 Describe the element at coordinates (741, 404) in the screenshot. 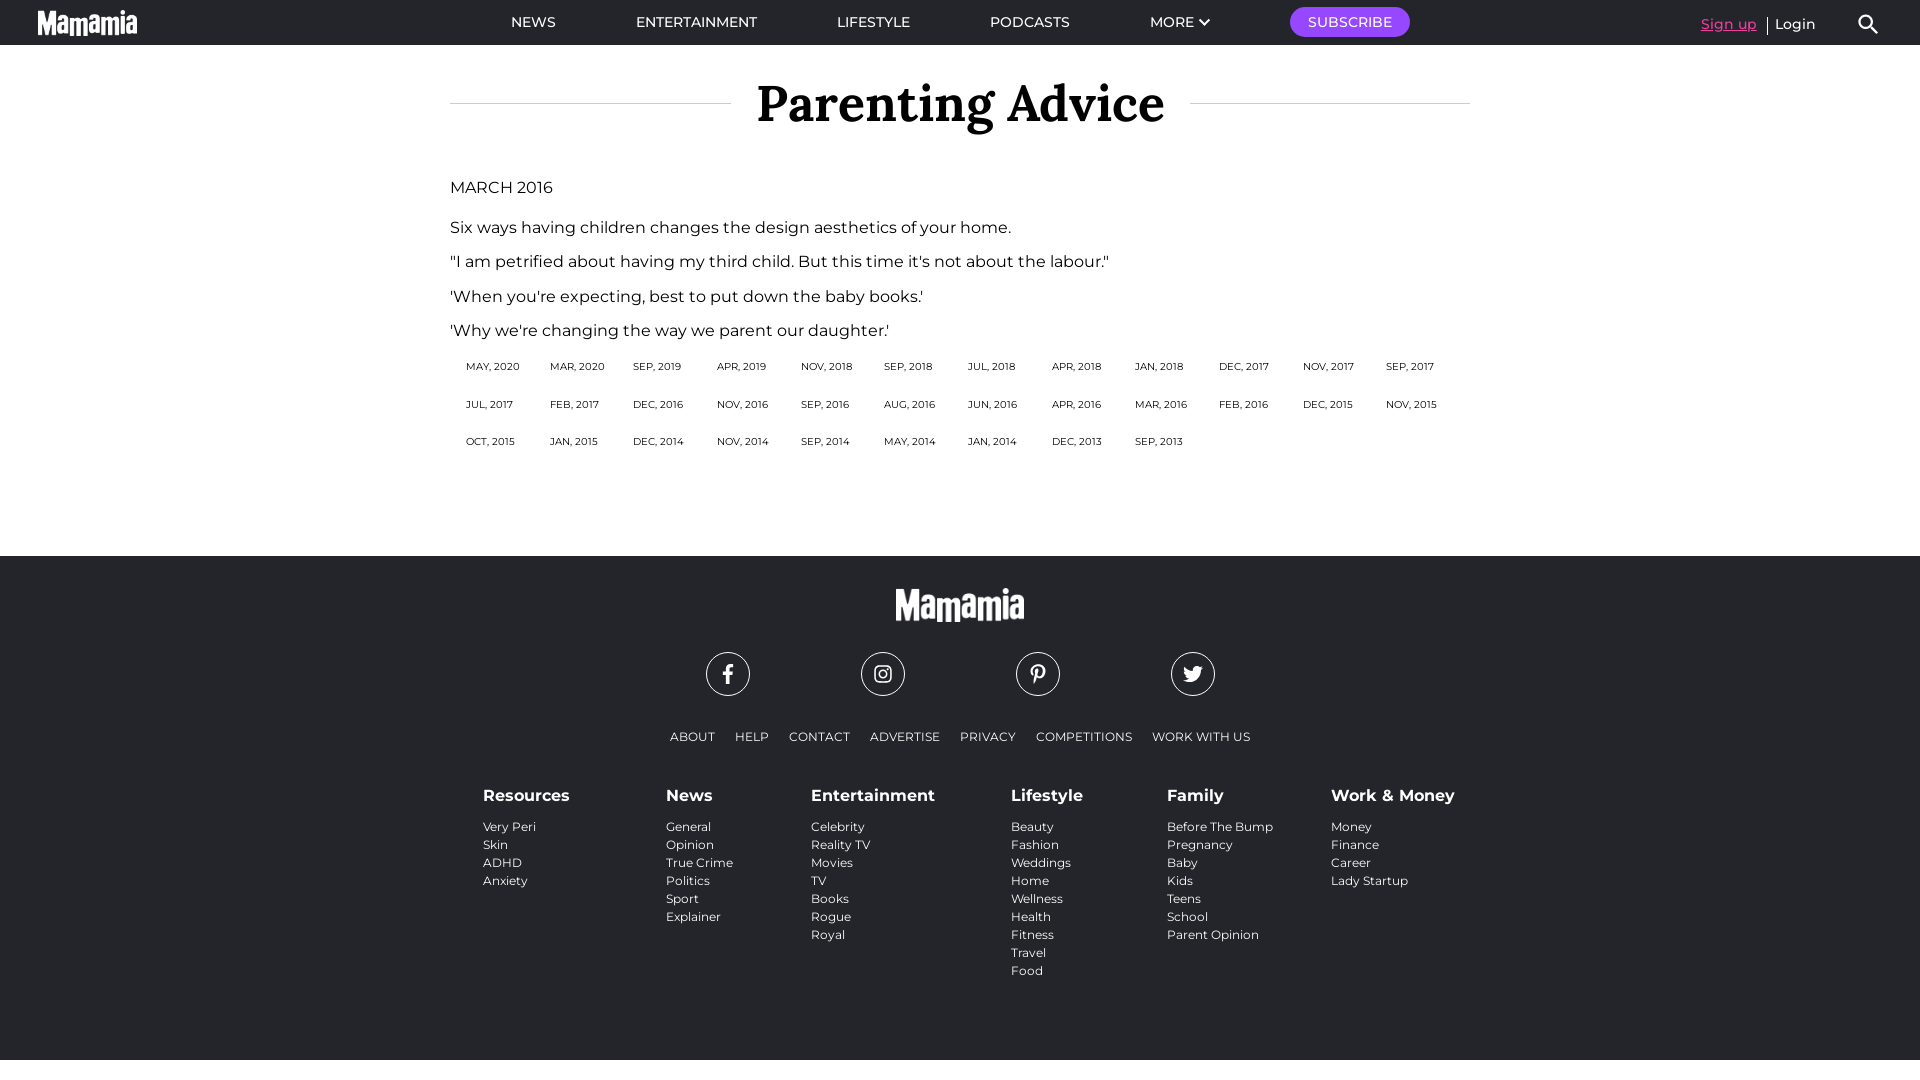

I see `'NOV, 2016'` at that location.